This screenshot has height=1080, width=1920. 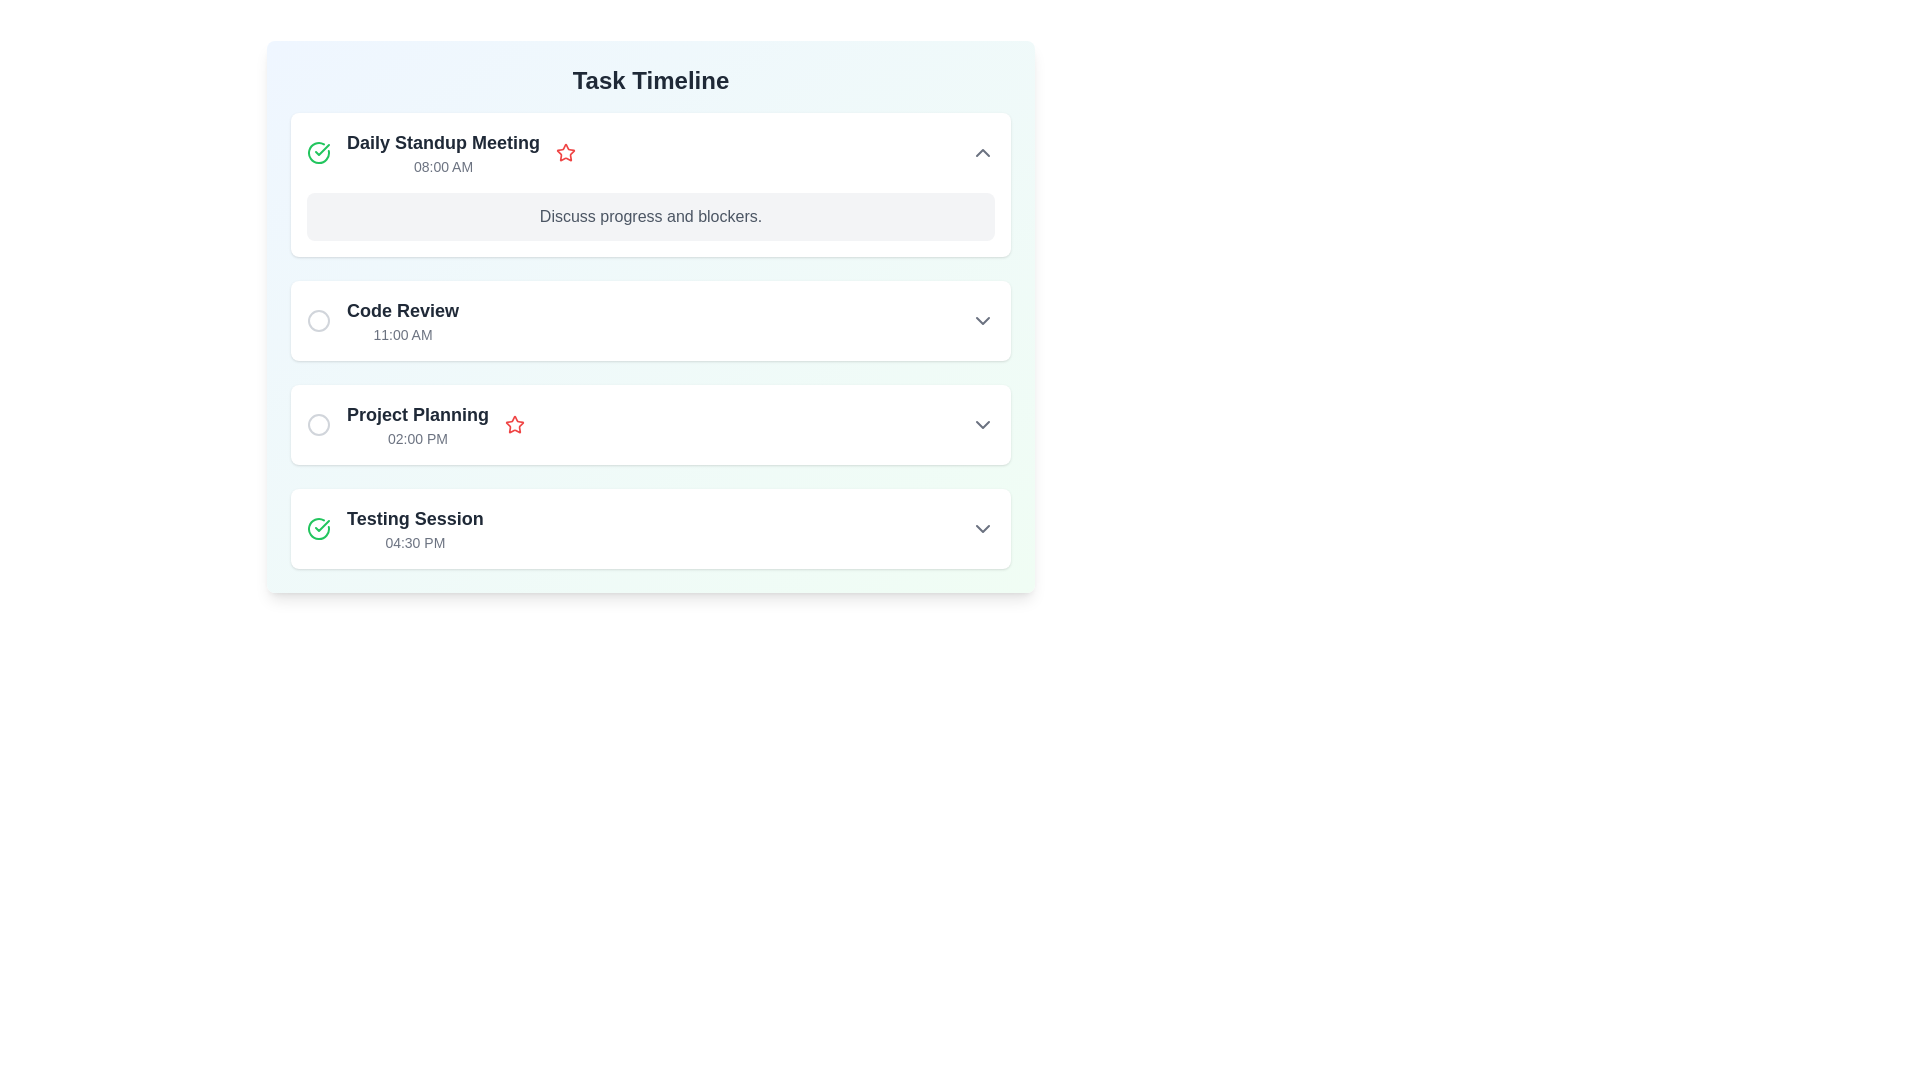 What do you see at coordinates (983, 152) in the screenshot?
I see `the collapse button located on the right side of the 'Daily Standup Meeting' entry to hide additional details` at bounding box center [983, 152].